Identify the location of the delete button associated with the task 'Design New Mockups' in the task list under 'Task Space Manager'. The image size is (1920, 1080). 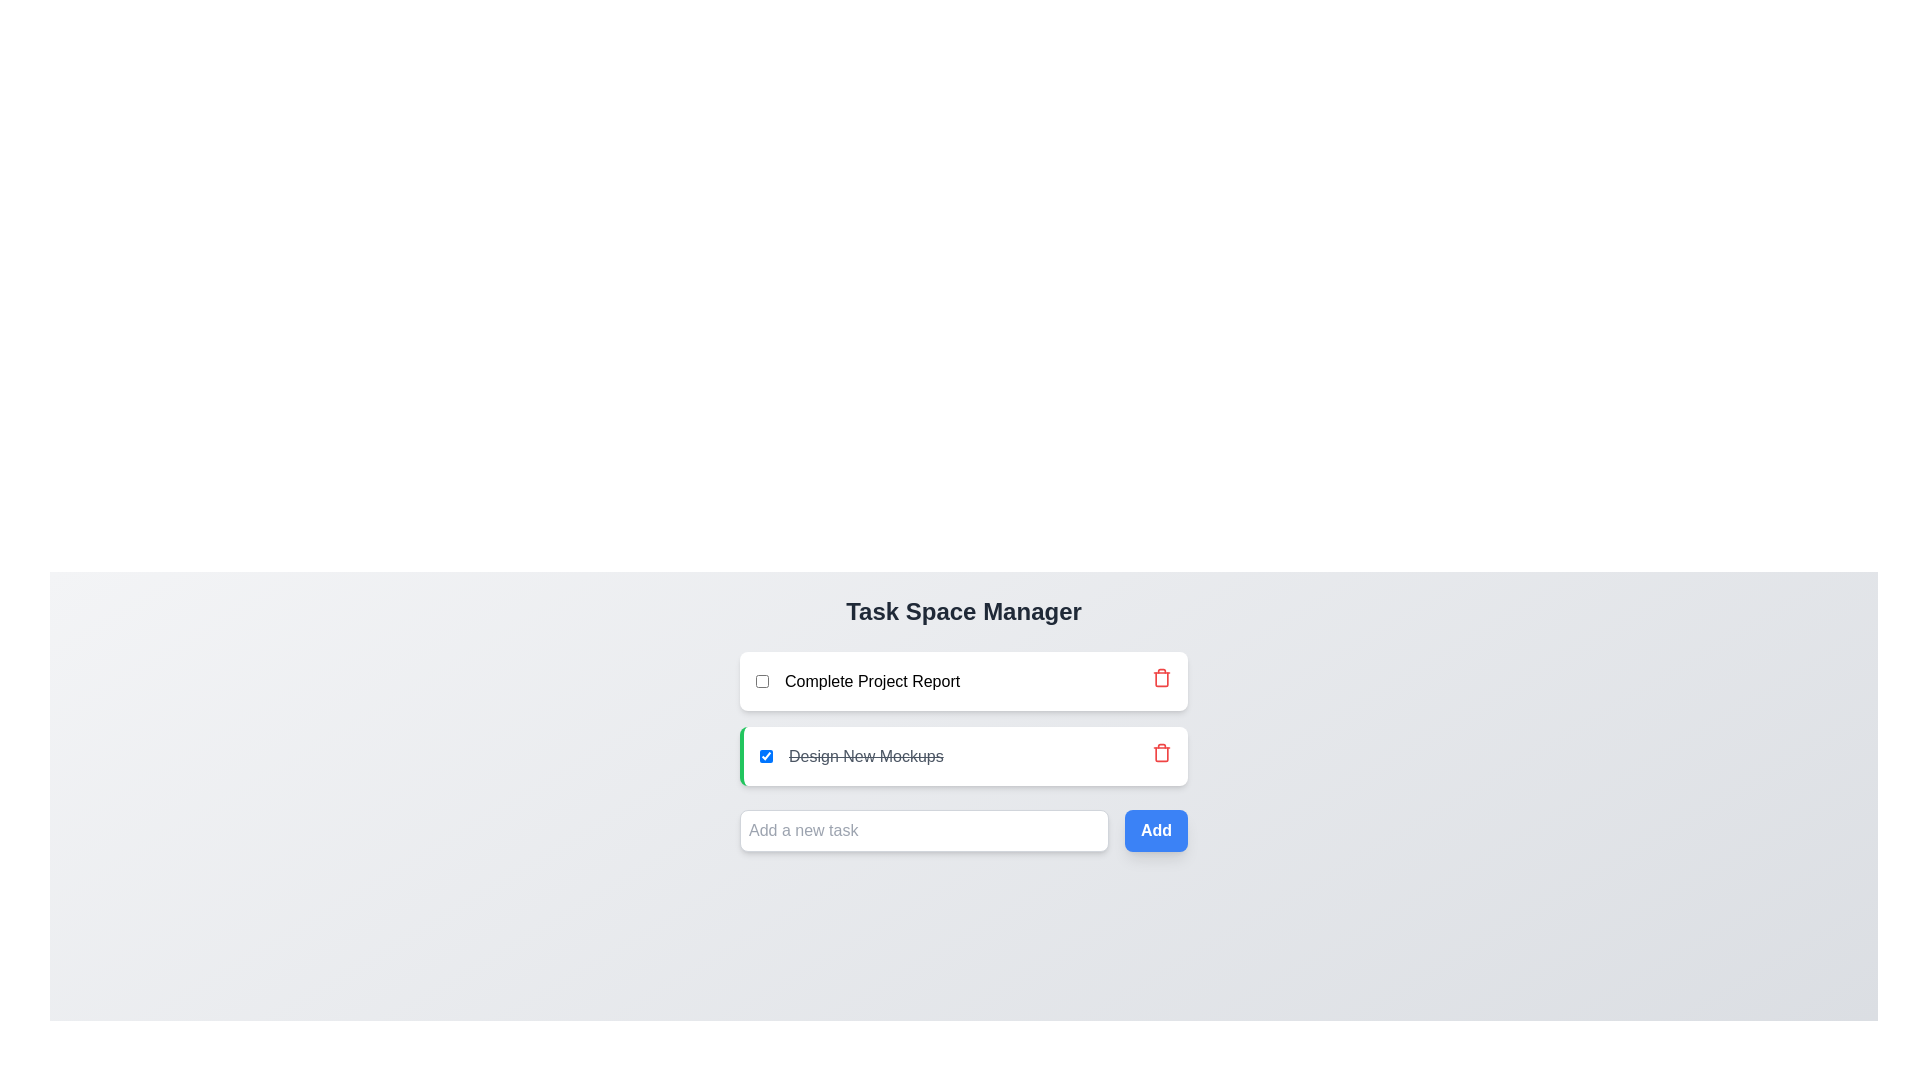
(1161, 677).